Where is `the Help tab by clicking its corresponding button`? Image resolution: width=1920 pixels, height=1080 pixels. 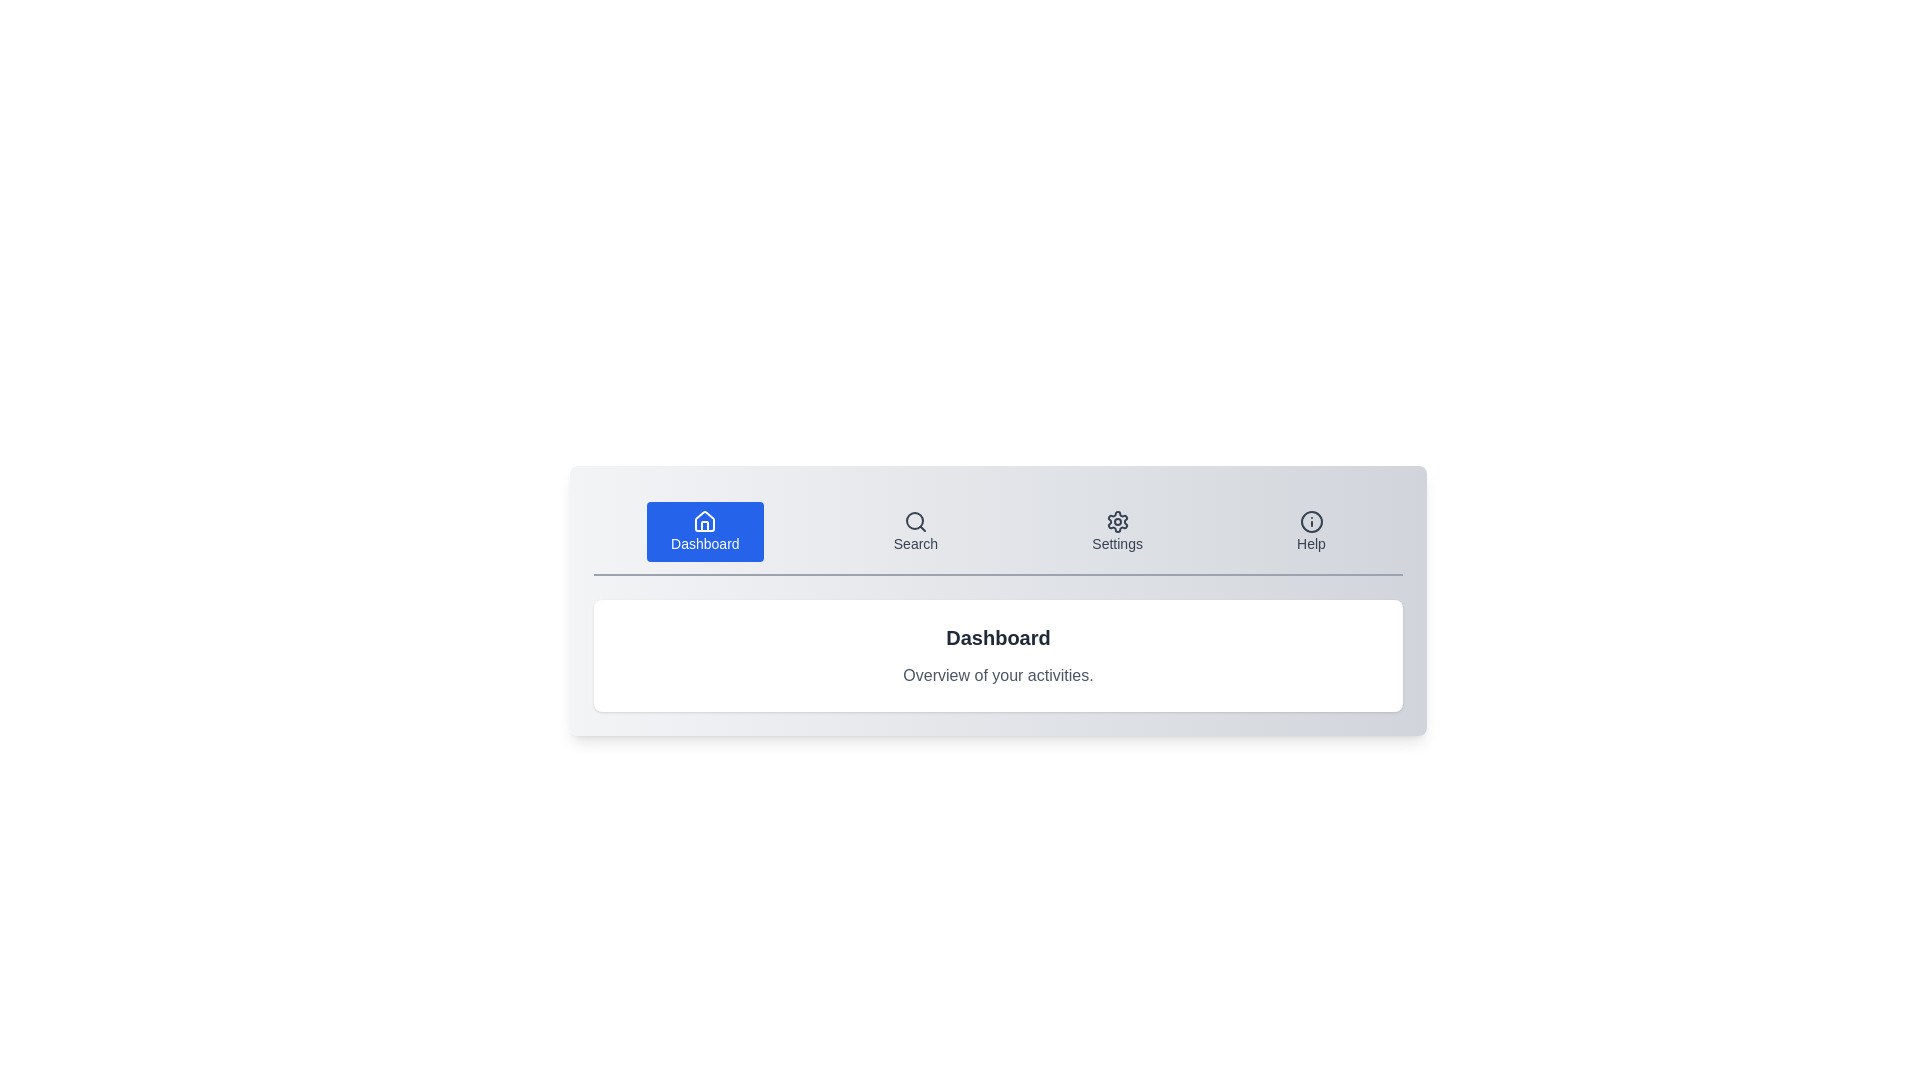 the Help tab by clicking its corresponding button is located at coordinates (1311, 531).